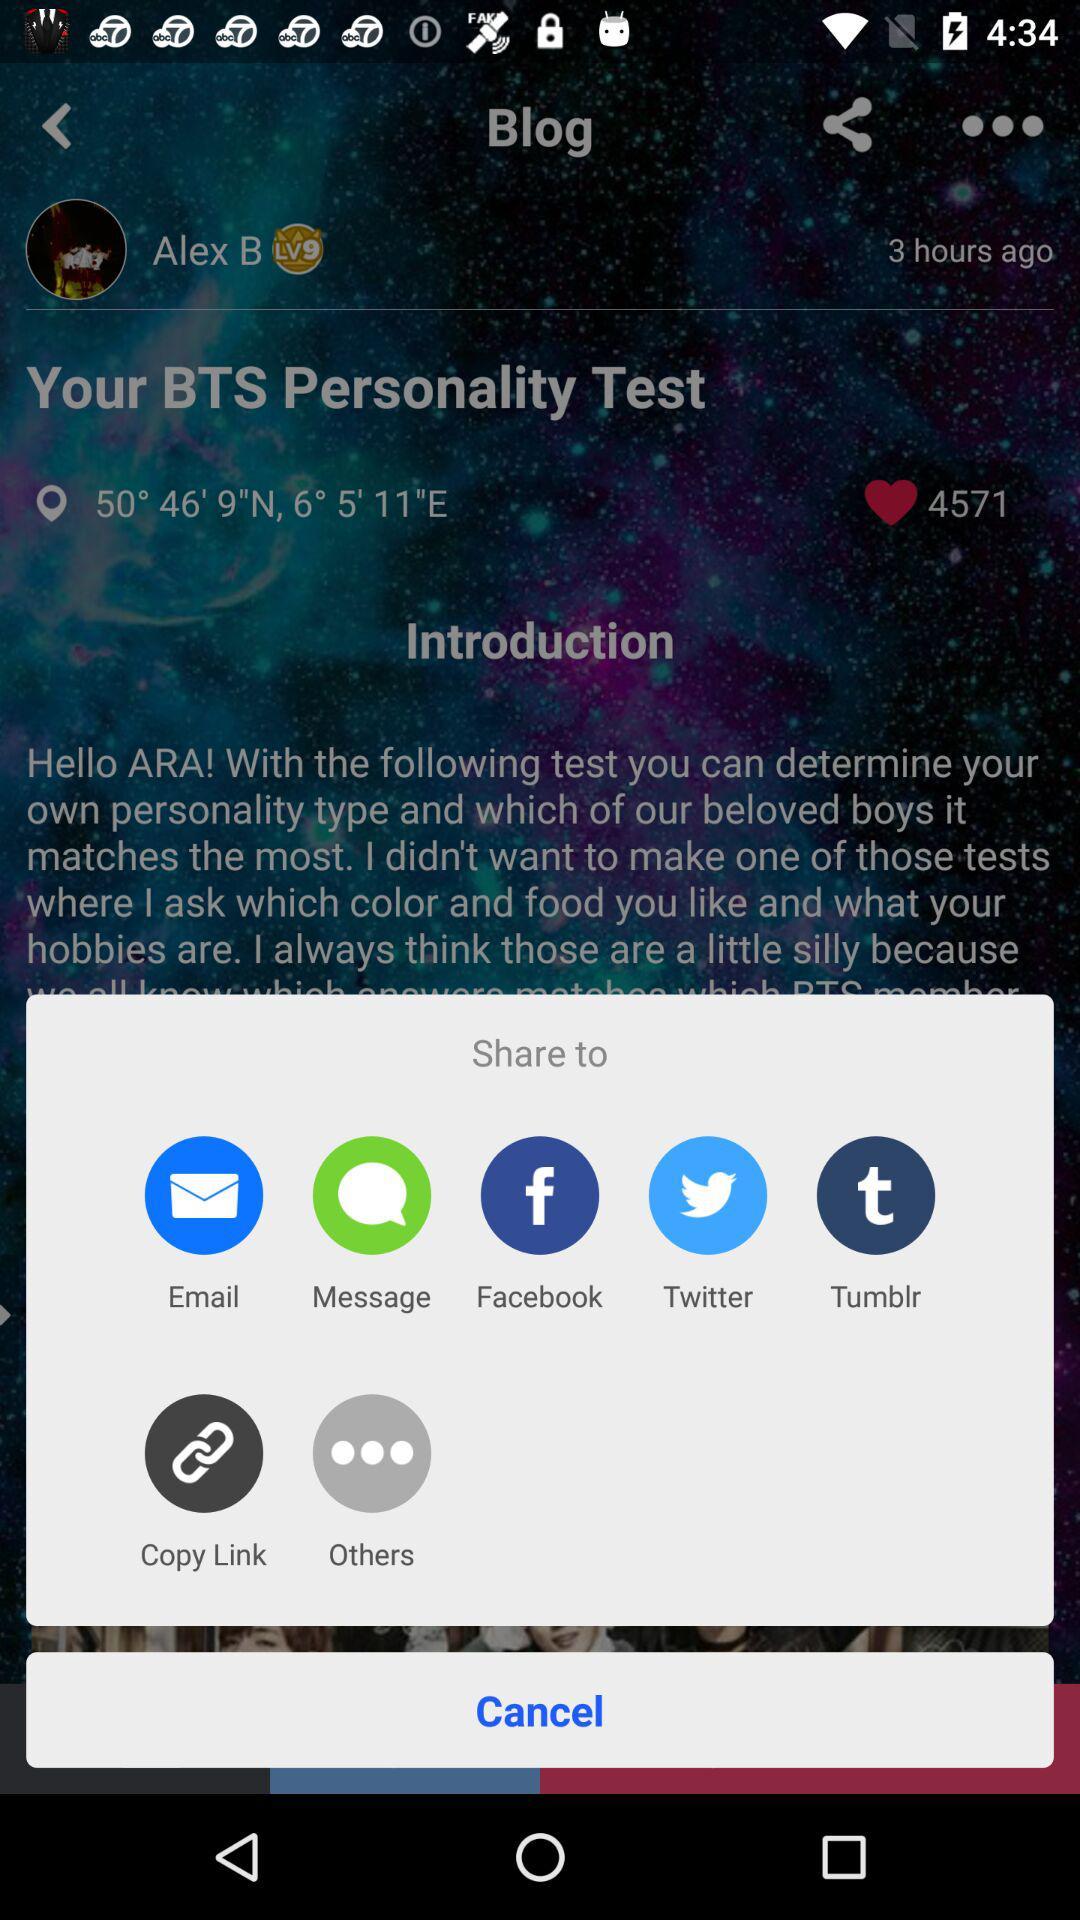 The image size is (1080, 1920). Describe the element at coordinates (204, 1453) in the screenshot. I see `the icon which is above the text copy link` at that location.